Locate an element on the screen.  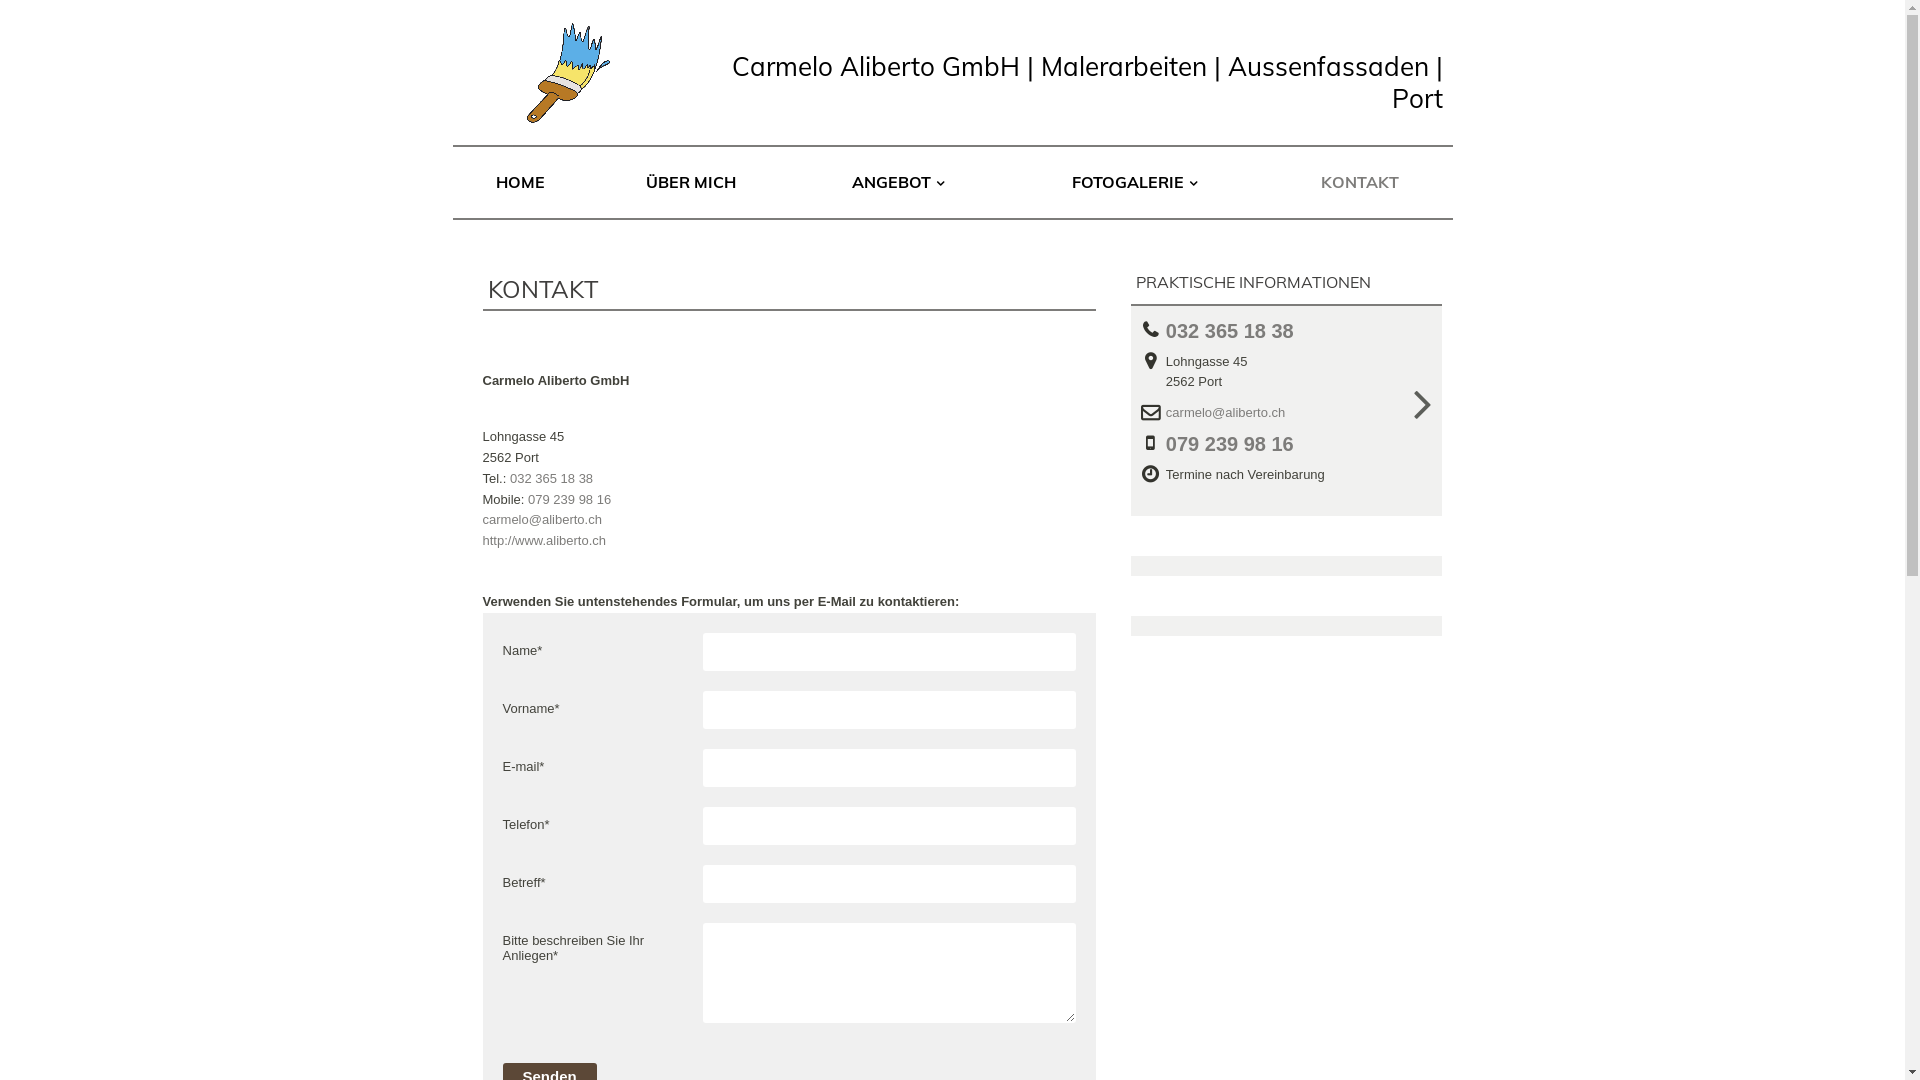
'KONTAKT' is located at coordinates (1266, 182).